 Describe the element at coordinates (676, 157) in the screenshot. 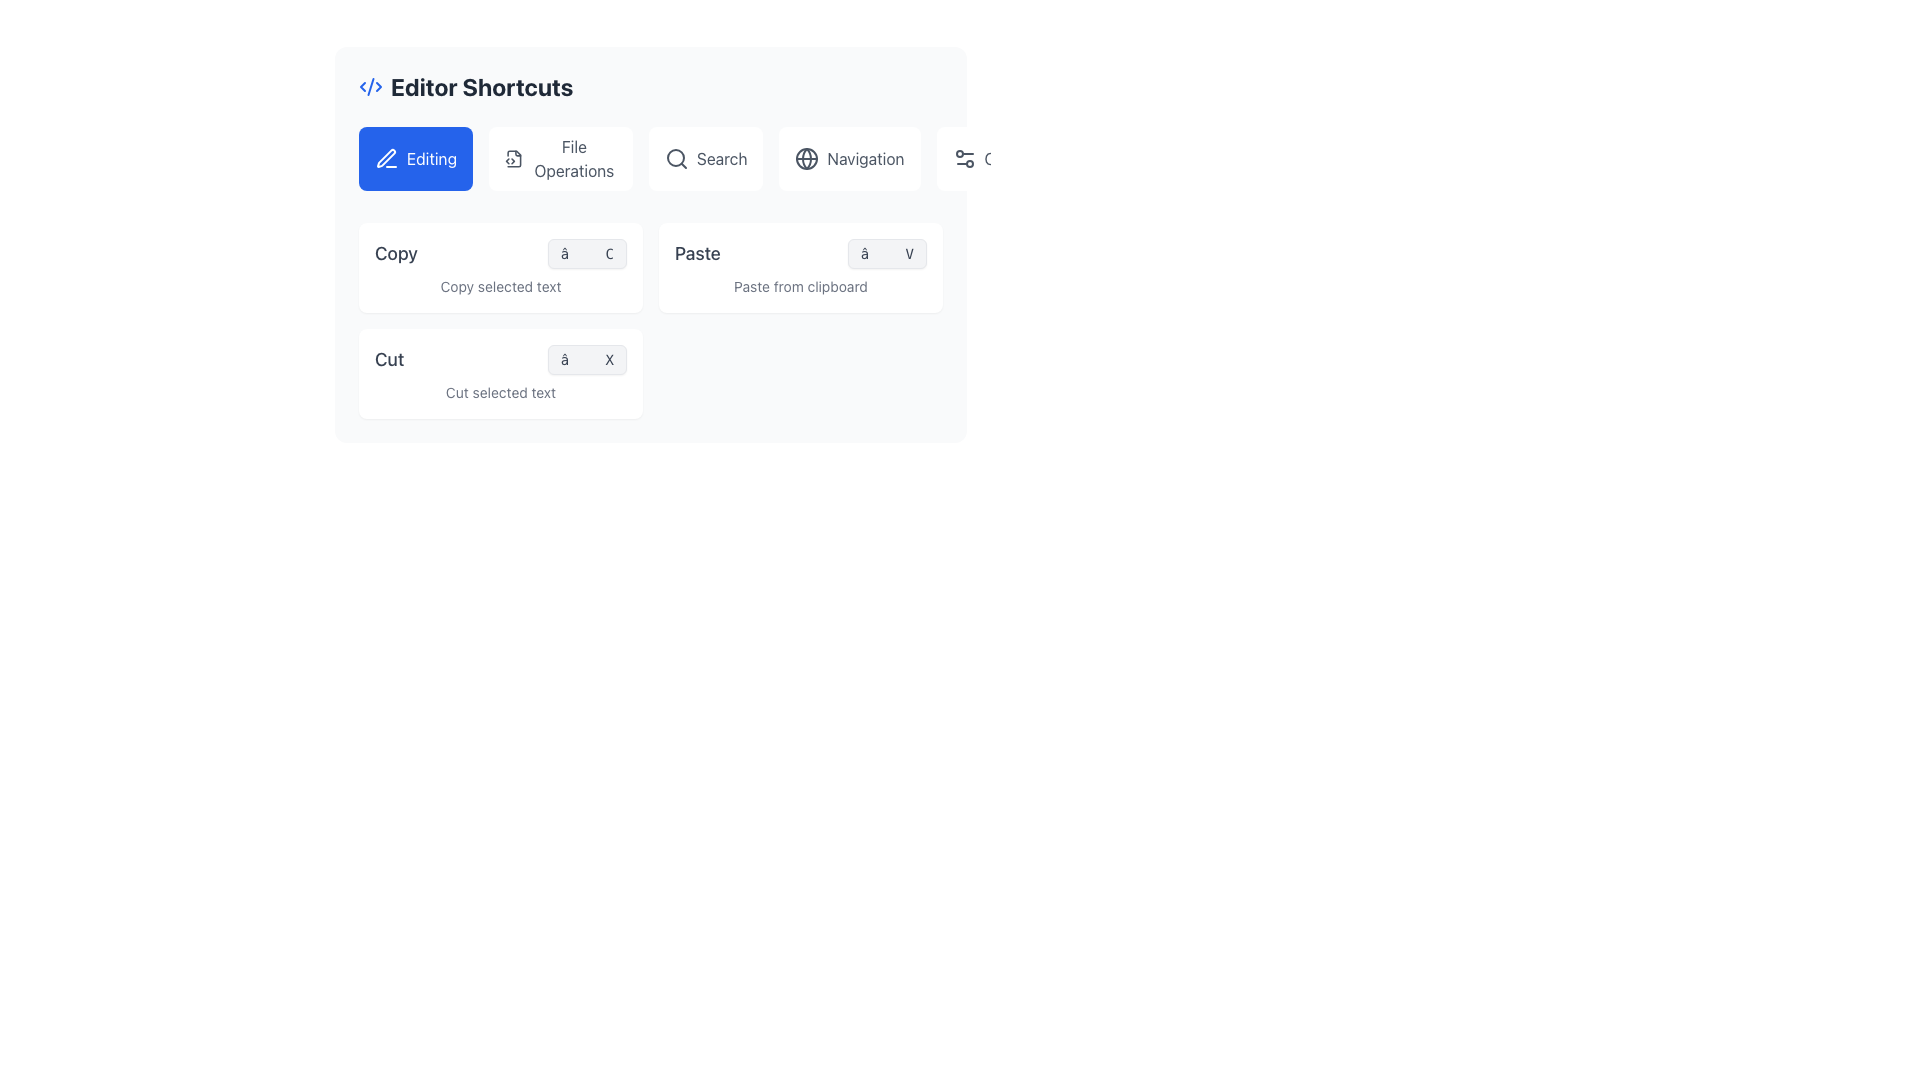

I see `the magnifying glass icon within the 'Search' button located in the top toolbar` at that location.